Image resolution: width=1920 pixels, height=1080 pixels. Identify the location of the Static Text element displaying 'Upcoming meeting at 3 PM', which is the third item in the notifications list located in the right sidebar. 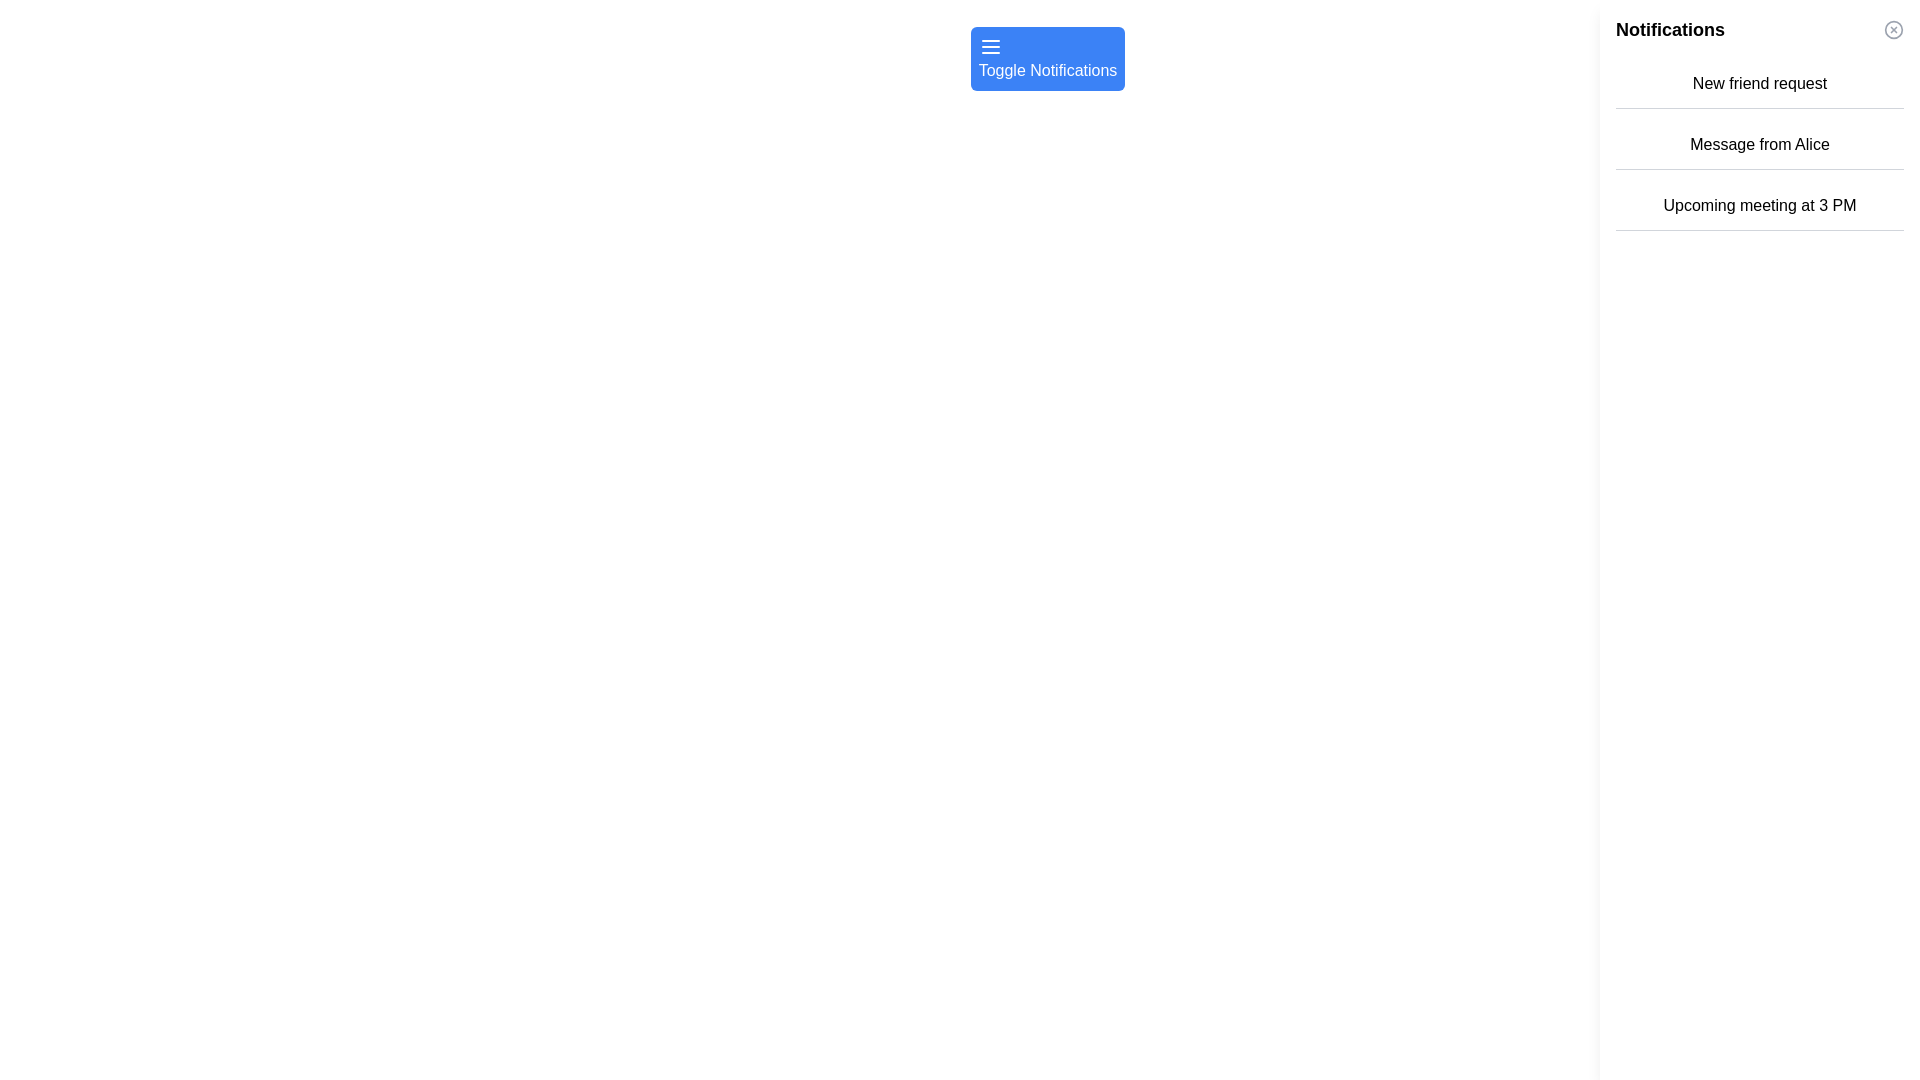
(1760, 206).